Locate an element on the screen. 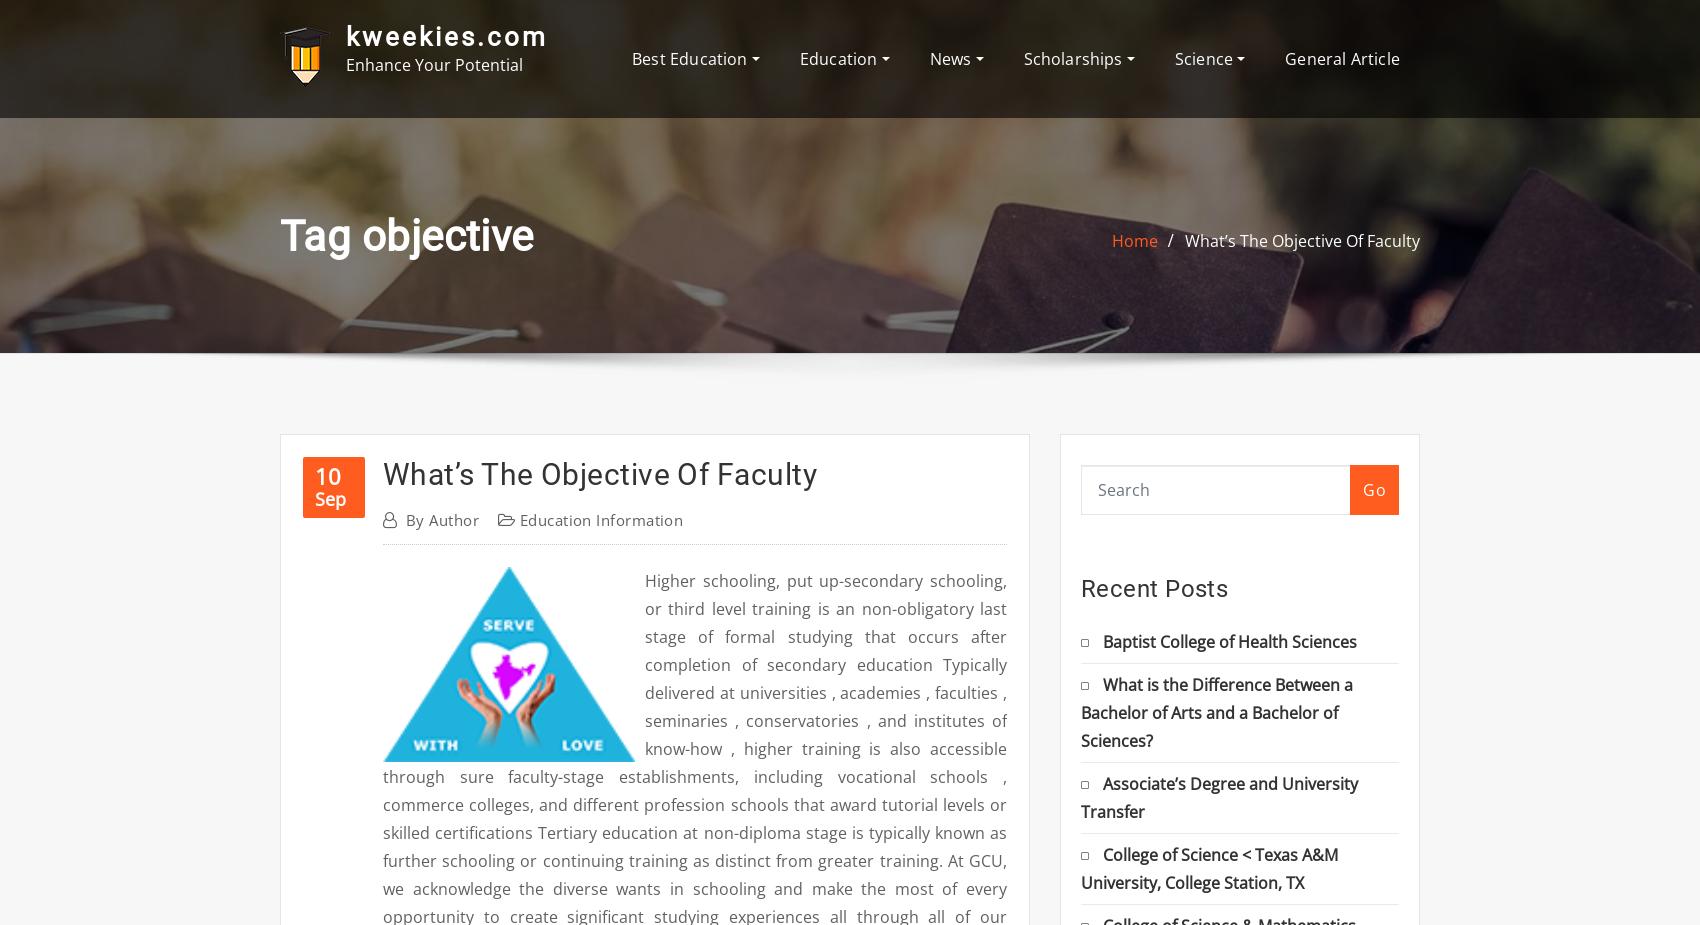  'Author' is located at coordinates (429, 520).